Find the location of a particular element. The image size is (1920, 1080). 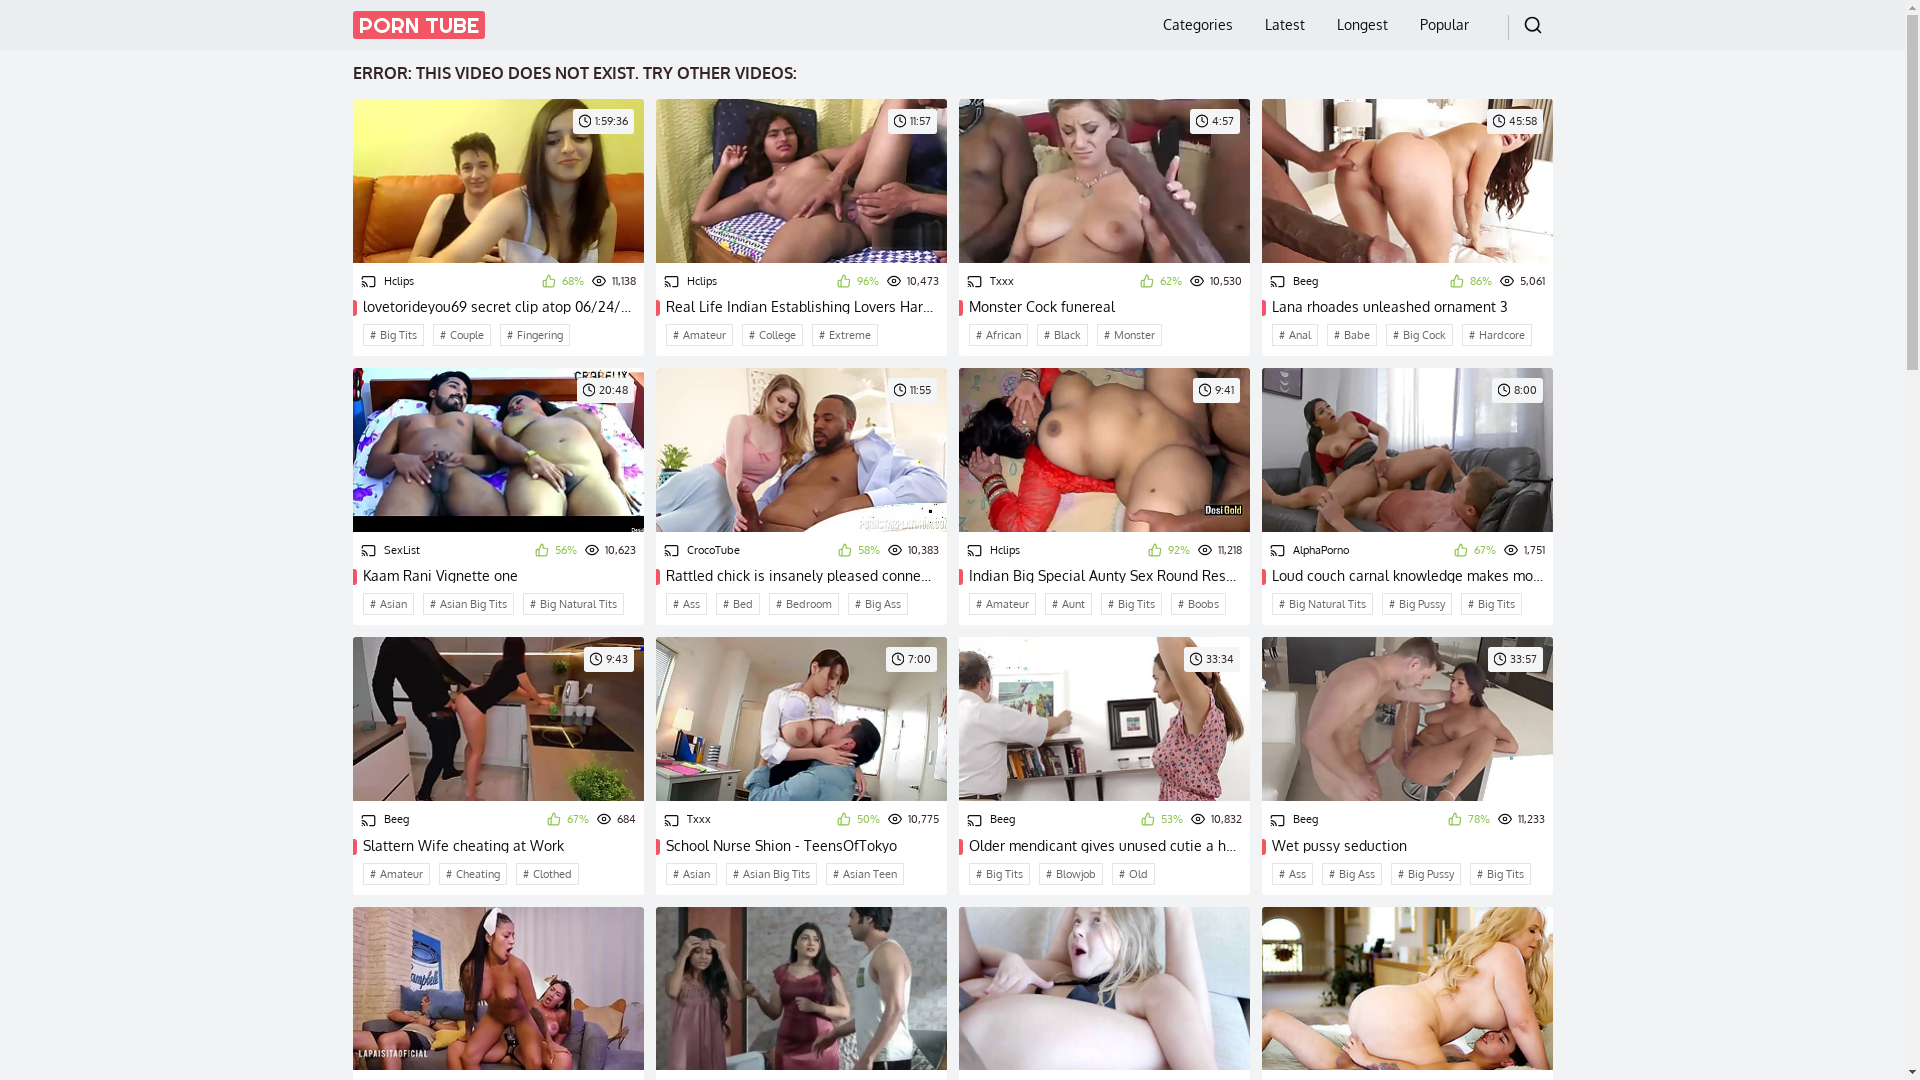

'Slattern Wife cheating at Work' is located at coordinates (361, 845).